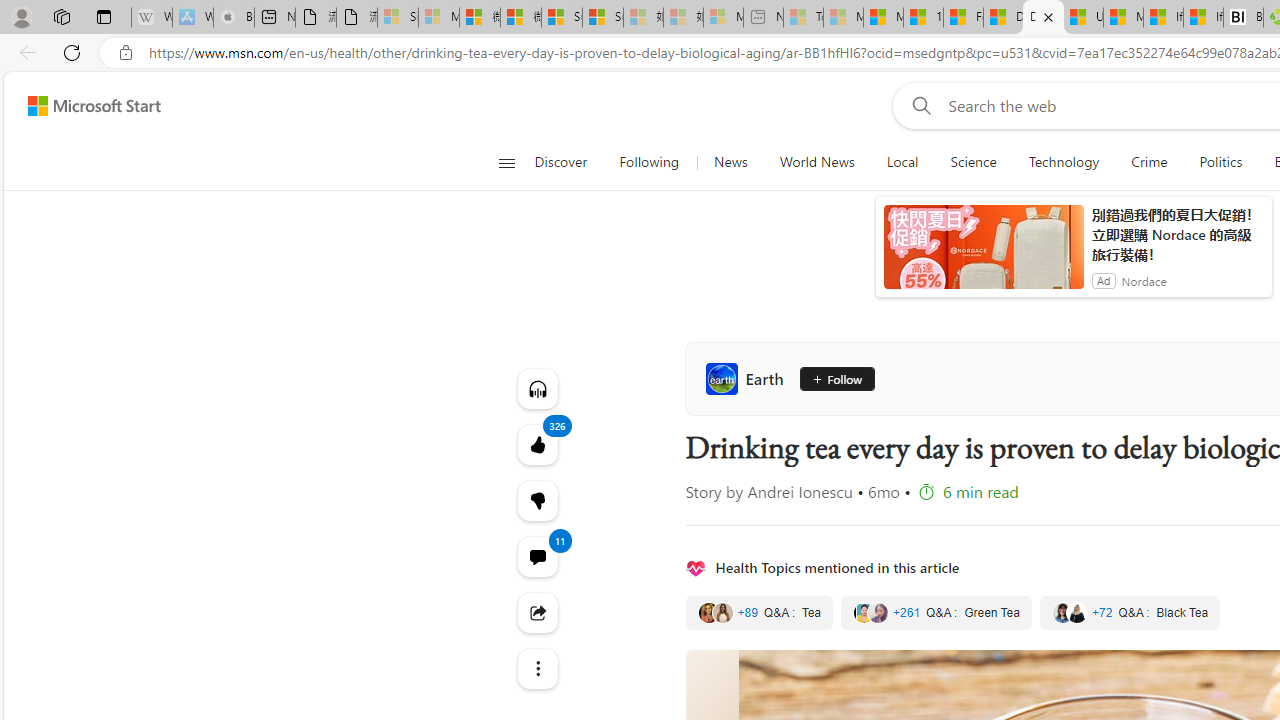  What do you see at coordinates (650, 162) in the screenshot?
I see `'Following'` at bounding box center [650, 162].